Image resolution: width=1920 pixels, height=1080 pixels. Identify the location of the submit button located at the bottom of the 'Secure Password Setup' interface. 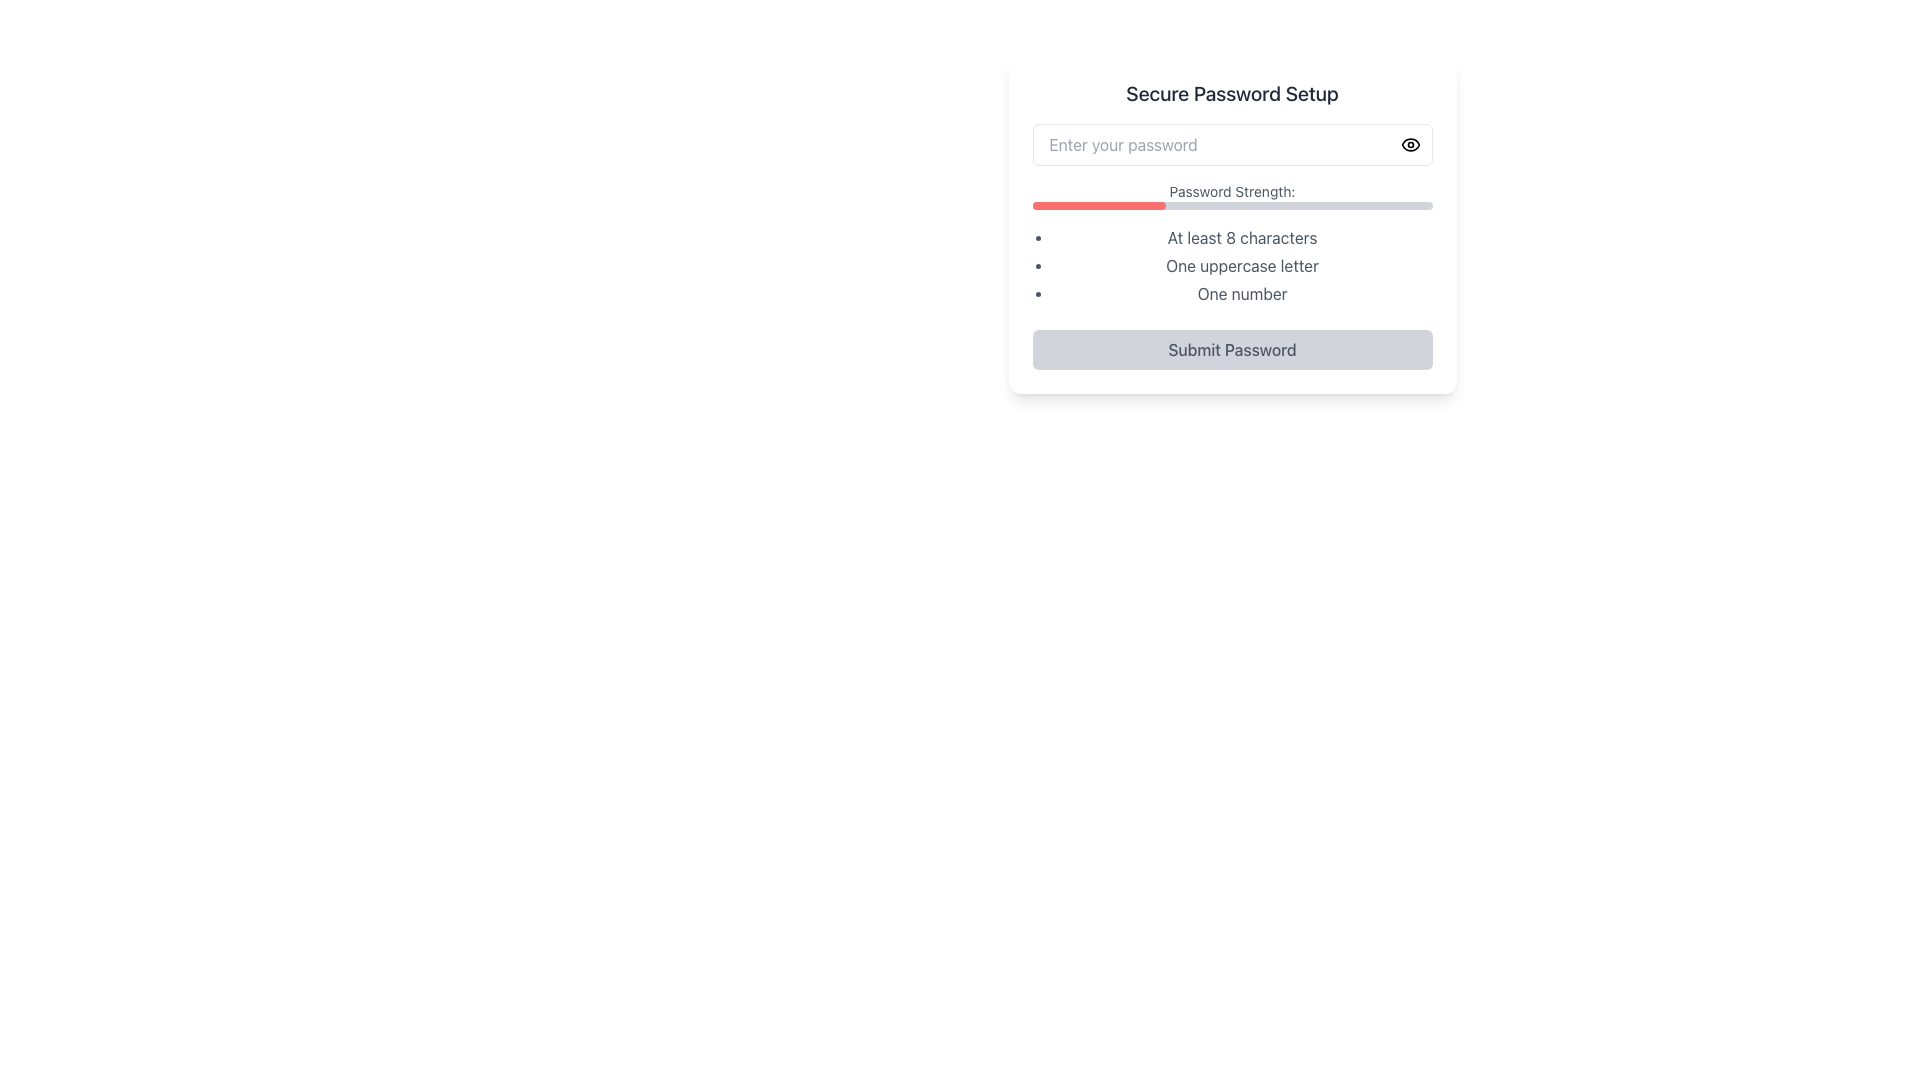
(1231, 349).